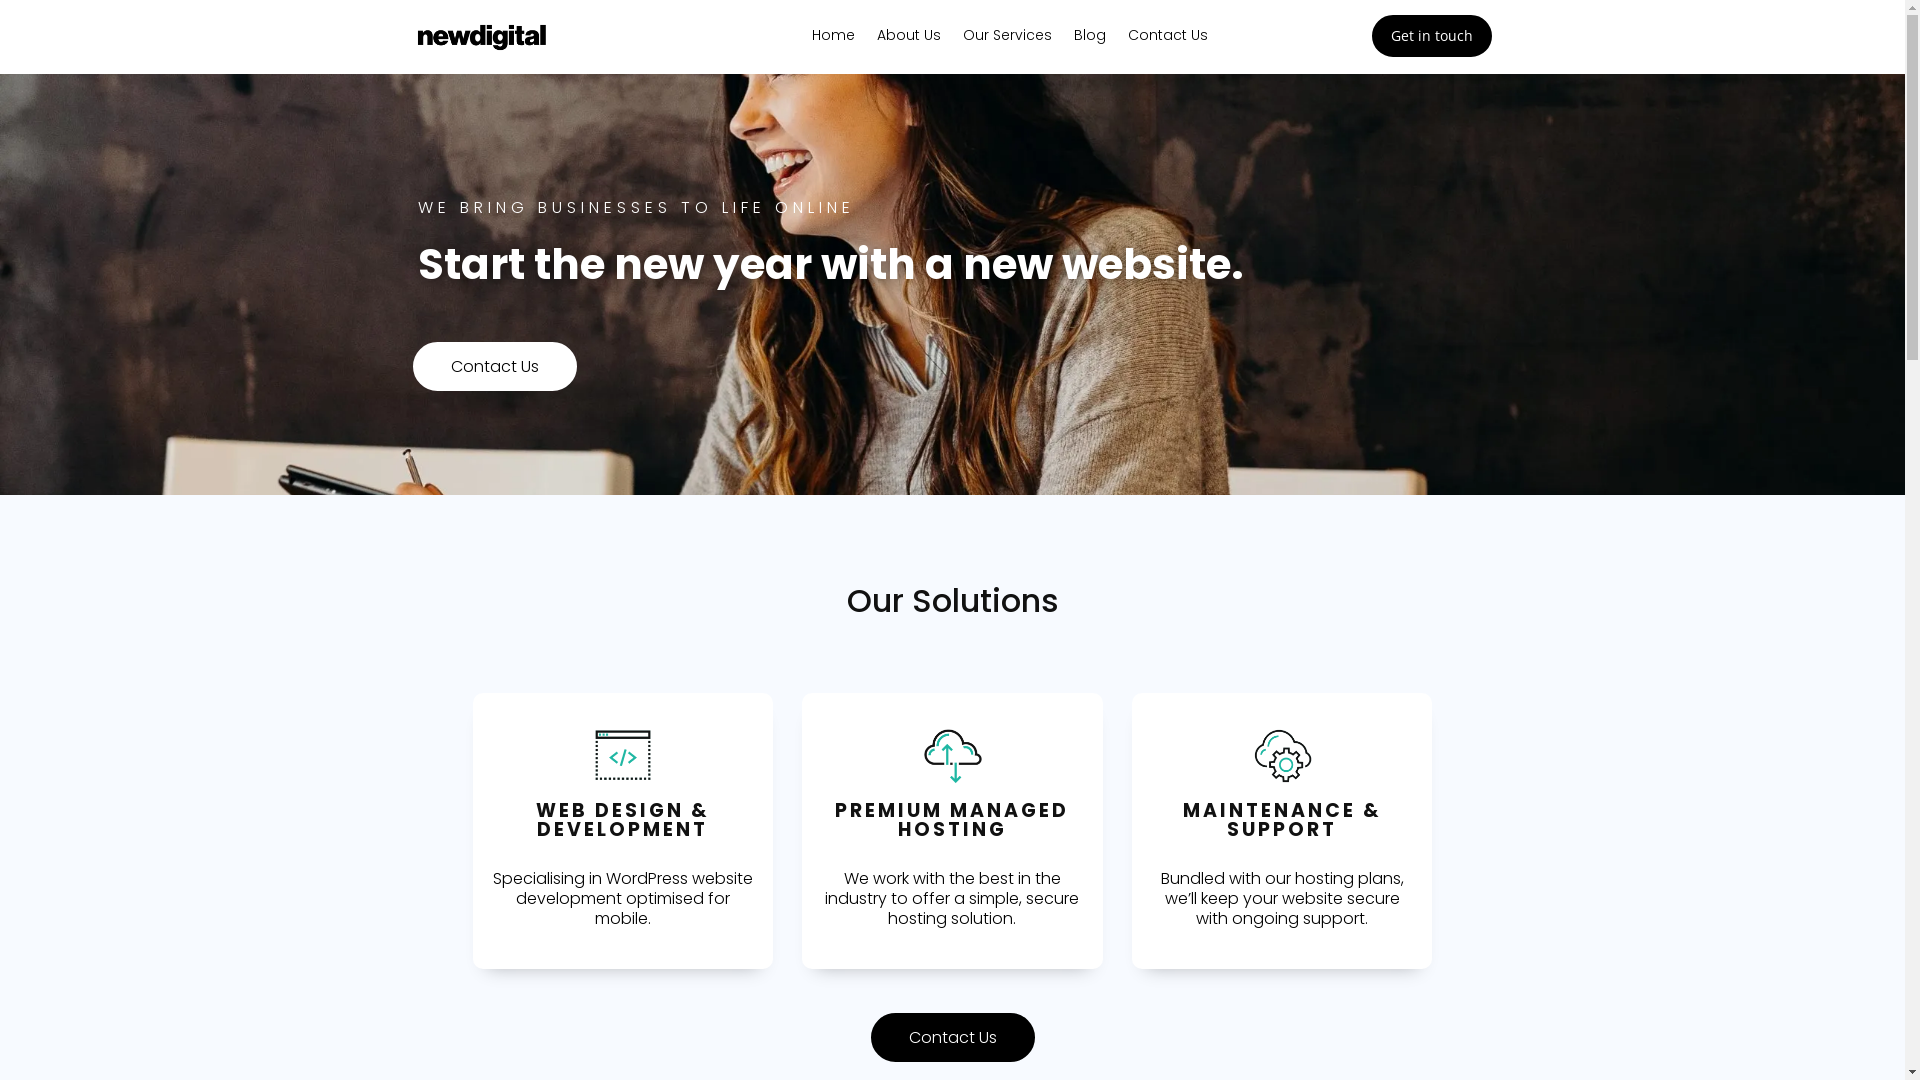  What do you see at coordinates (1167, 38) in the screenshot?
I see `'Contact Us'` at bounding box center [1167, 38].